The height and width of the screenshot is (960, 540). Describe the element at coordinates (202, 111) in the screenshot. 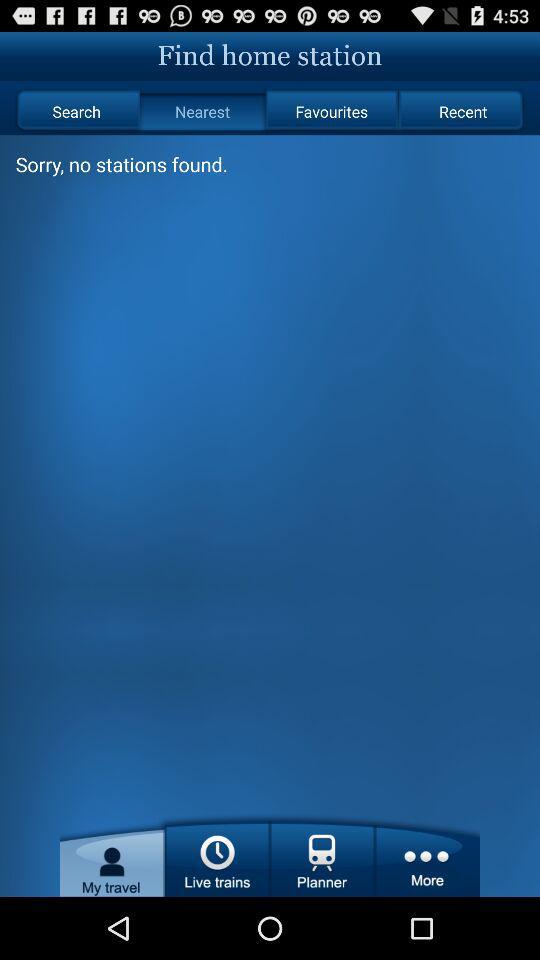

I see `the icon next to the search icon` at that location.